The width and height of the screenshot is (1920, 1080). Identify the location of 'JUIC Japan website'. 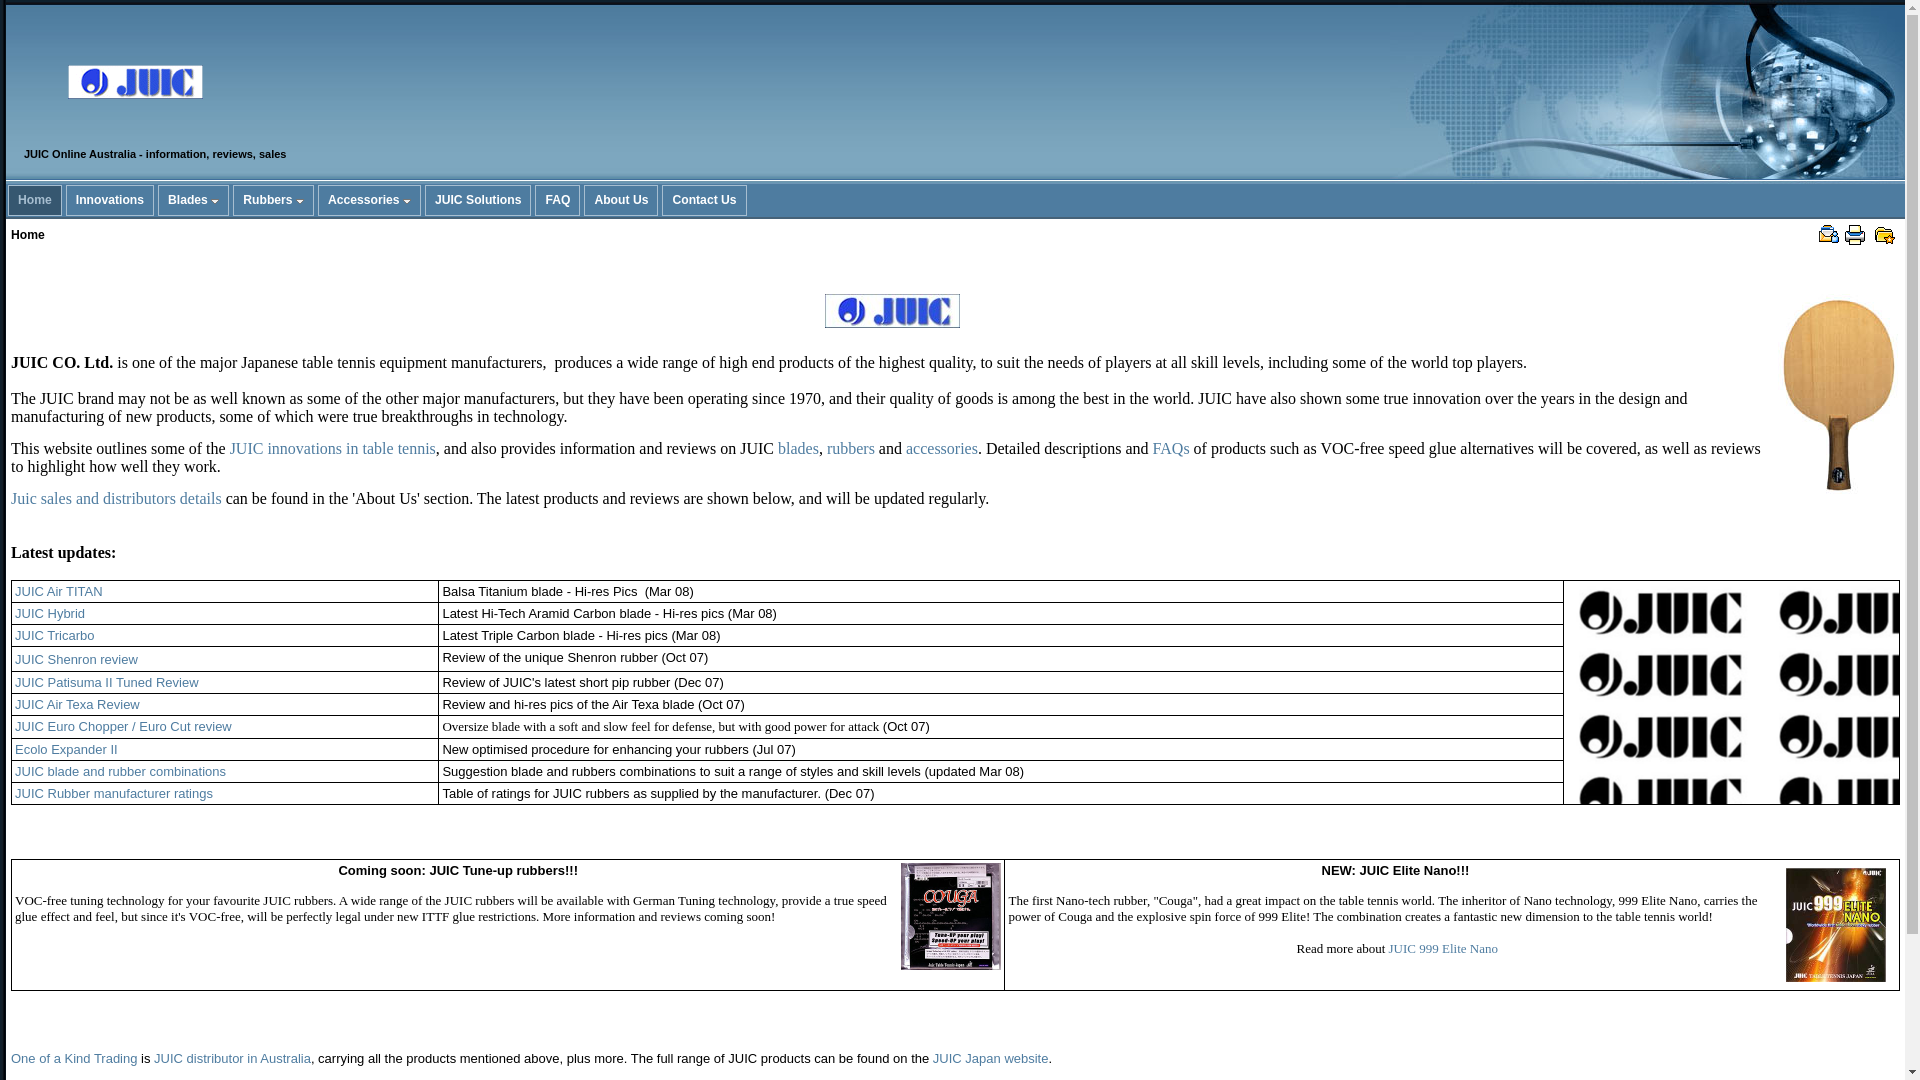
(990, 1058).